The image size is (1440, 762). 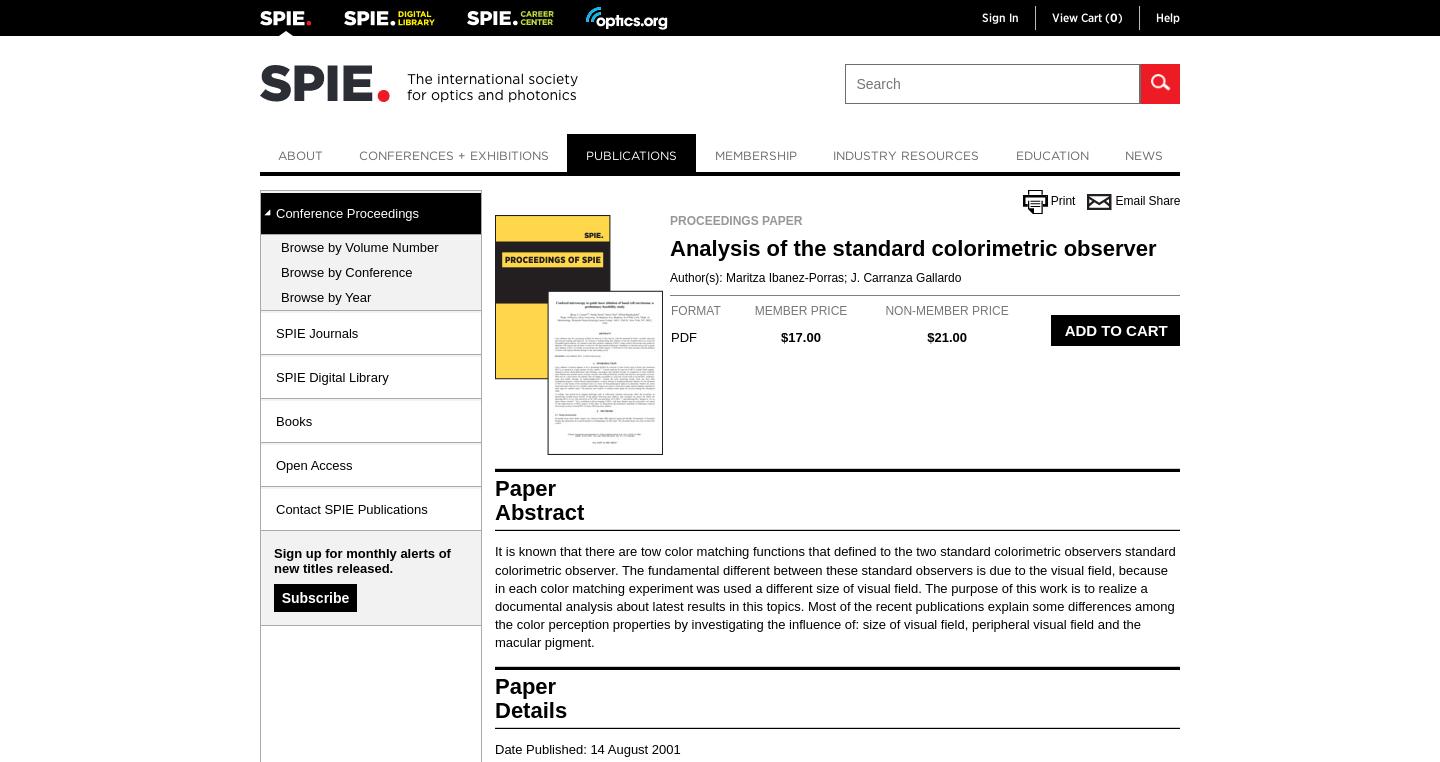 I want to click on 'Member Price', so click(x=800, y=309).